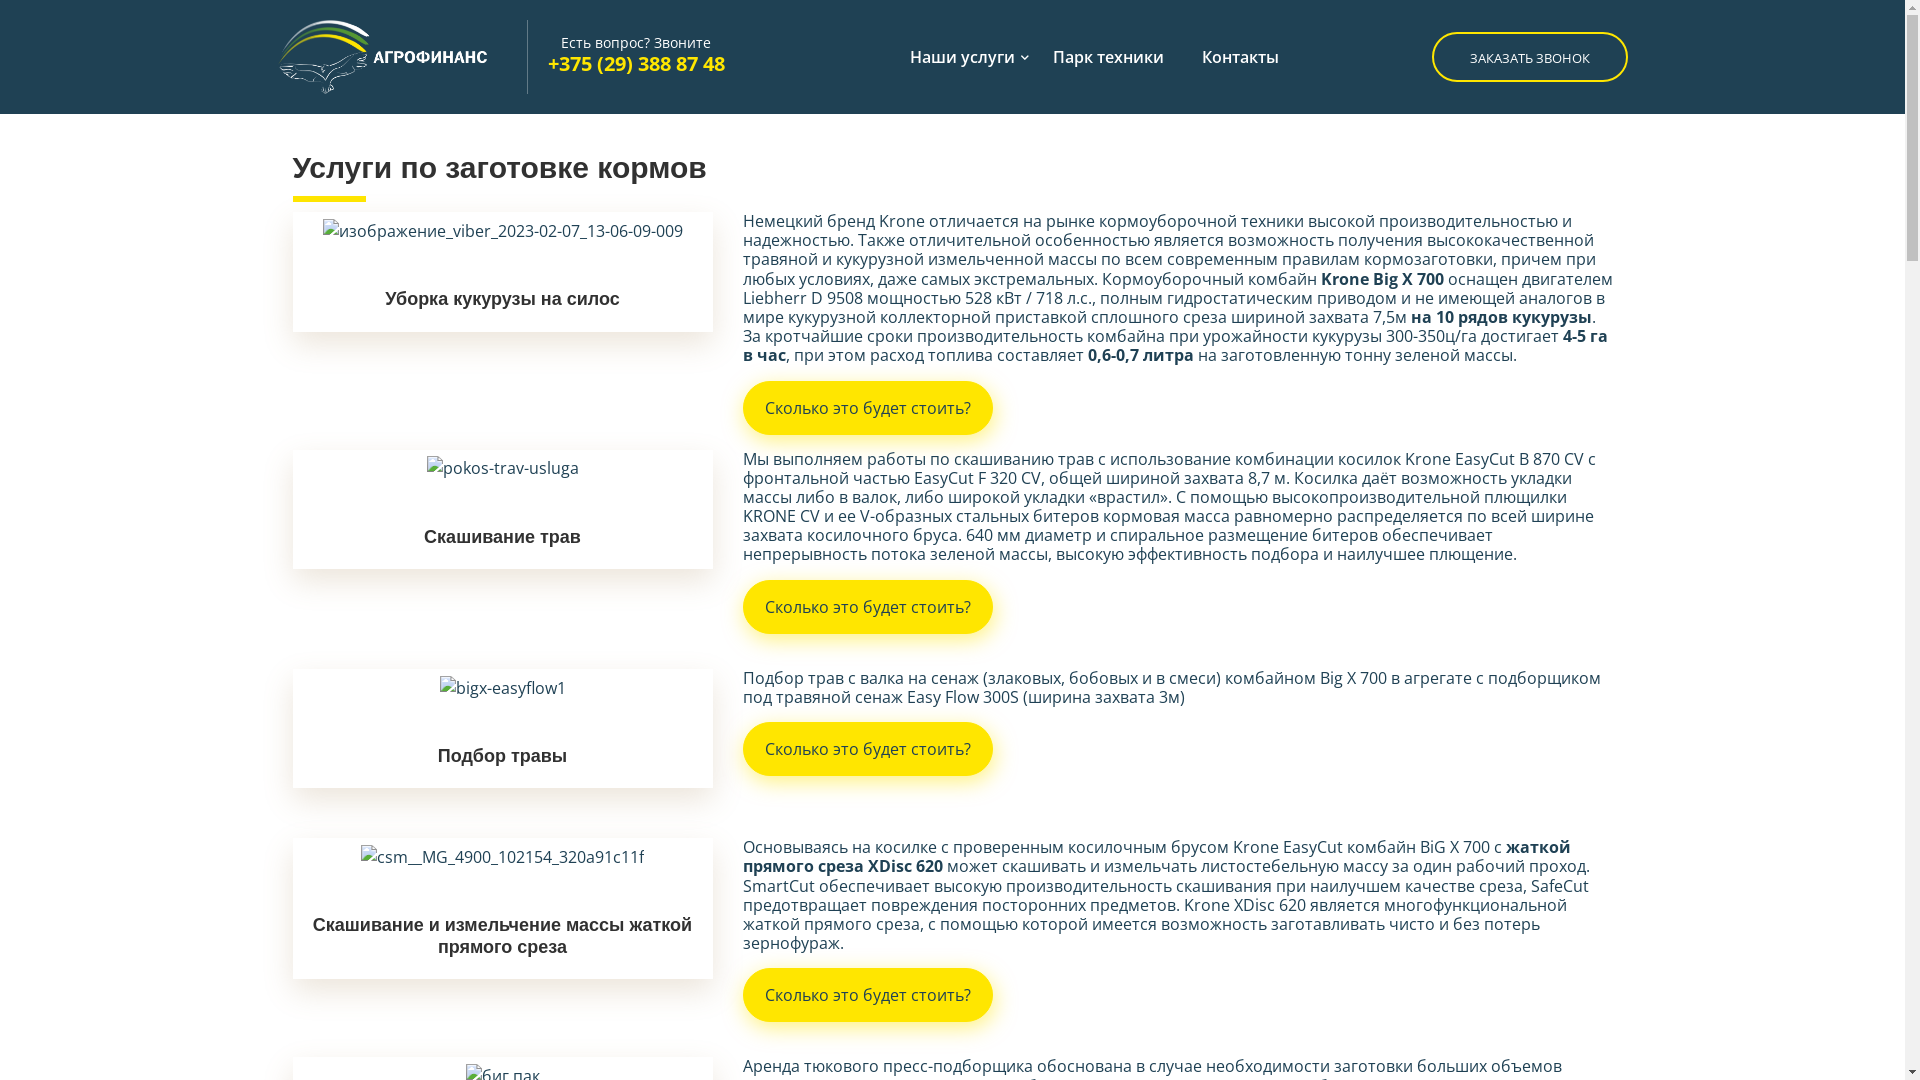 This screenshot has width=1920, height=1080. What do you see at coordinates (401, 56) in the screenshot?
I see `'agrouslugi'` at bounding box center [401, 56].